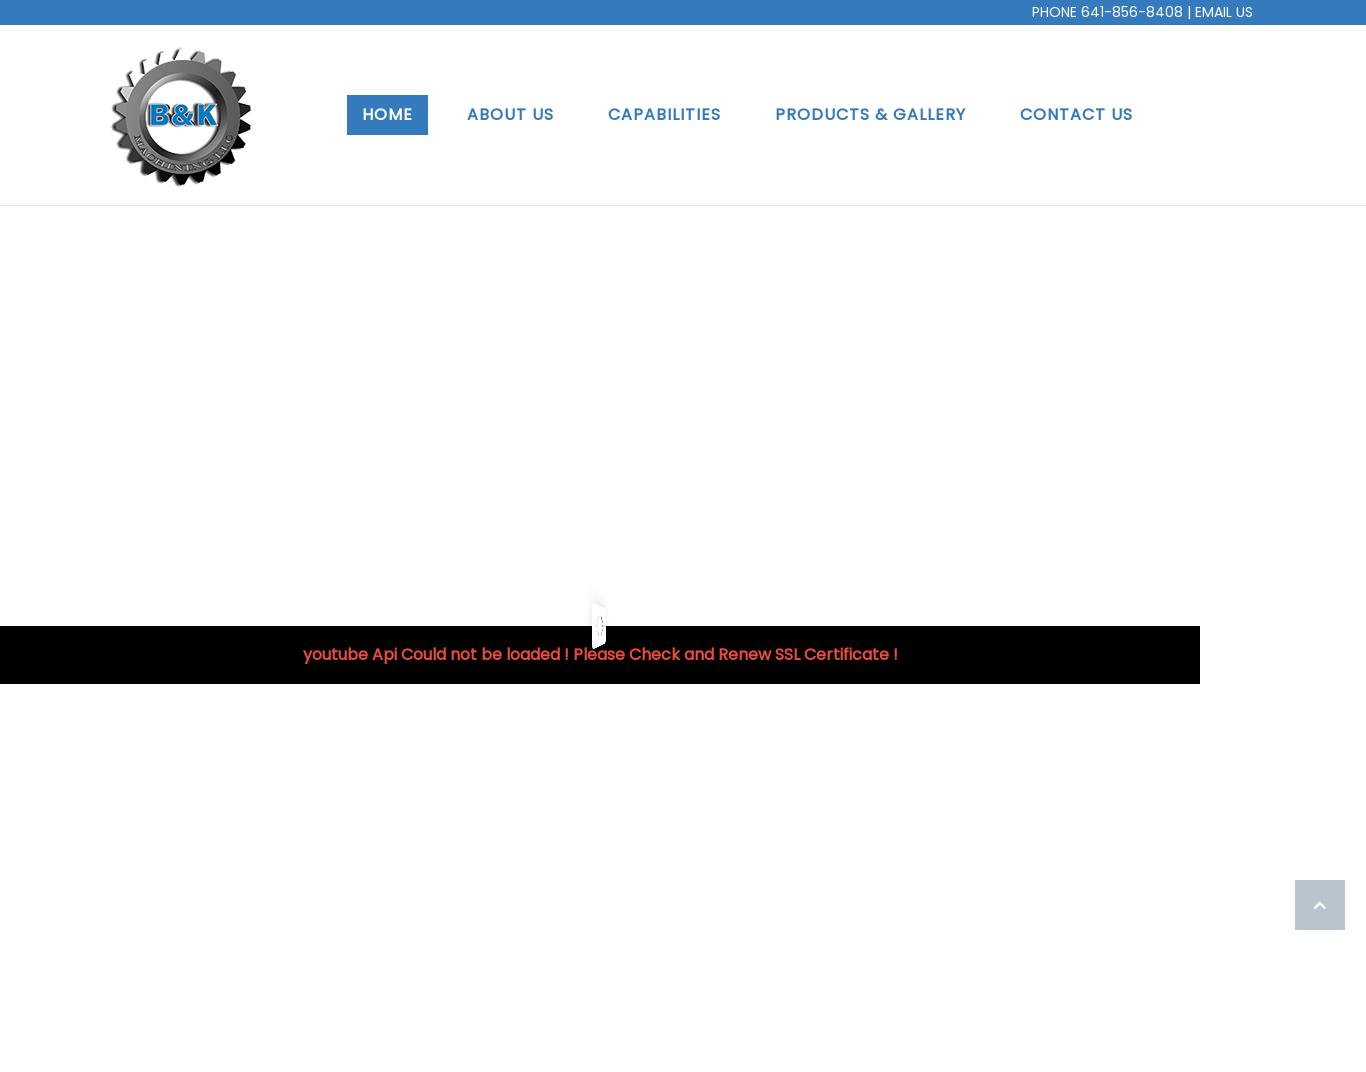 The width and height of the screenshot is (1366, 1072). What do you see at coordinates (1080, 11) in the screenshot?
I see `'641-856-8408'` at bounding box center [1080, 11].